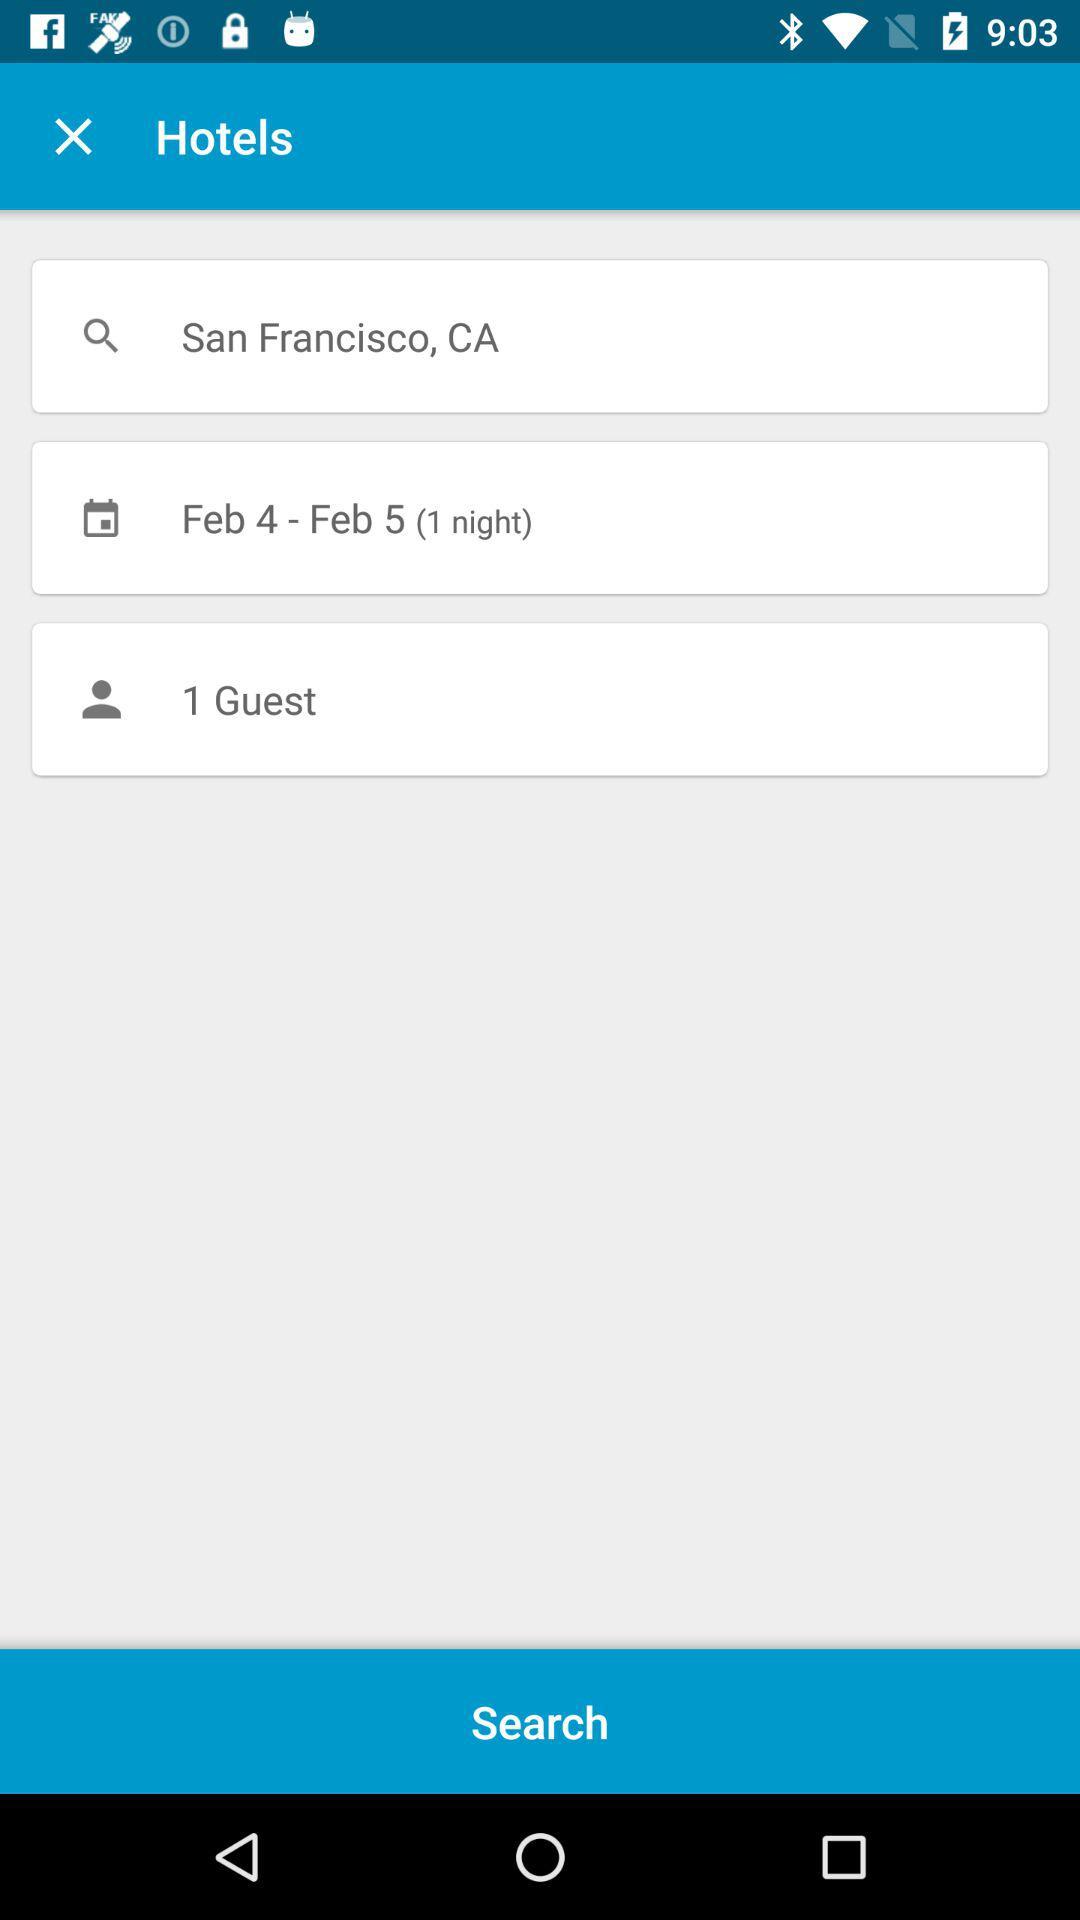  What do you see at coordinates (540, 517) in the screenshot?
I see `item above the 1 guest` at bounding box center [540, 517].